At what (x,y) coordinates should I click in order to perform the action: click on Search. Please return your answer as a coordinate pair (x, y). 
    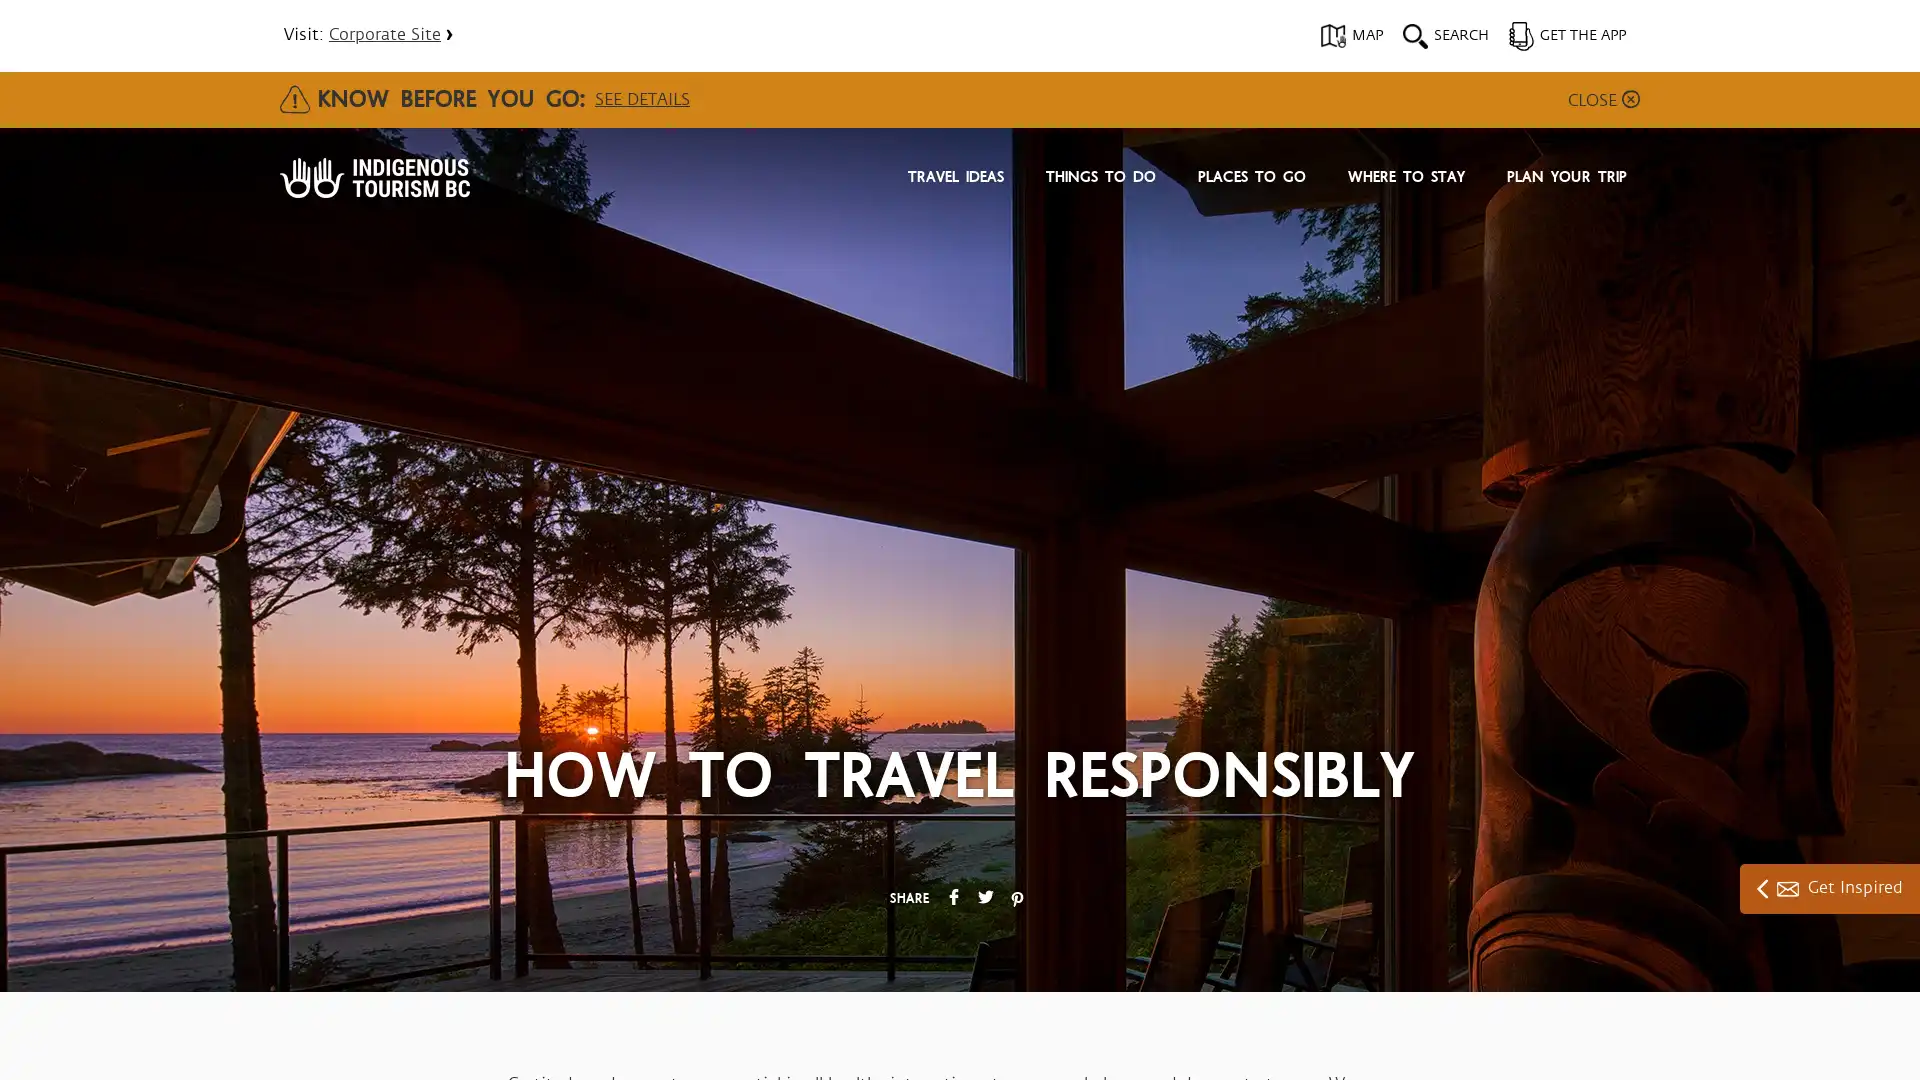
    Looking at the image, I should click on (1250, 238).